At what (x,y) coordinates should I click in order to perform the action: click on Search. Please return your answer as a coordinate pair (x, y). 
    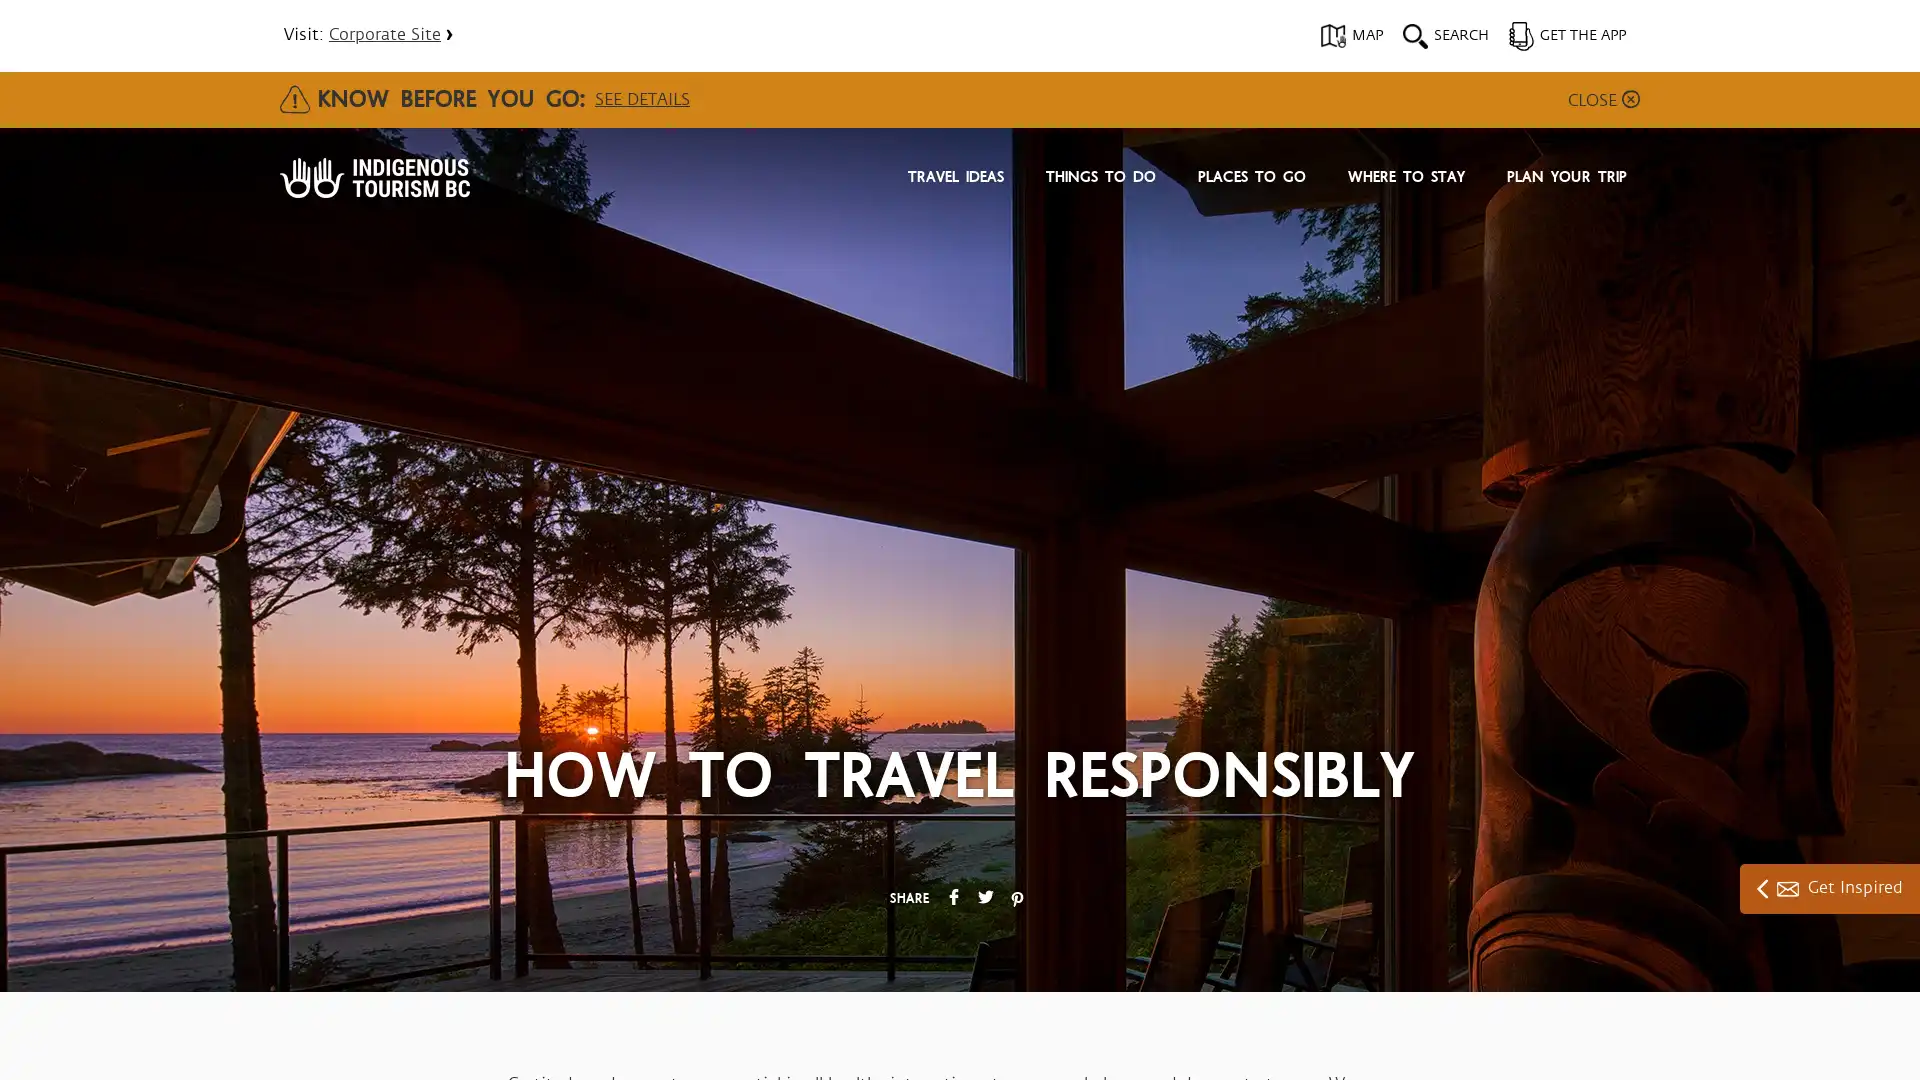
    Looking at the image, I should click on (1250, 238).